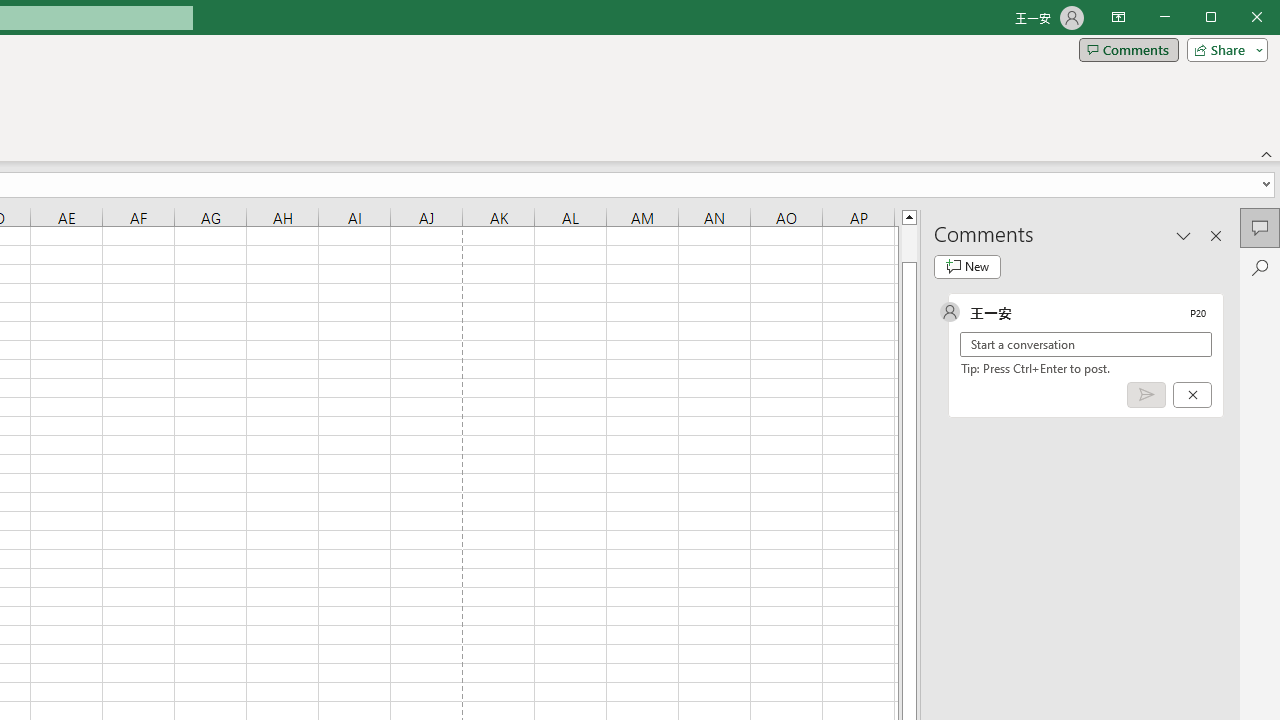 This screenshot has height=720, width=1280. Describe the element at coordinates (1085, 343) in the screenshot. I see `'Start a conversation'` at that location.